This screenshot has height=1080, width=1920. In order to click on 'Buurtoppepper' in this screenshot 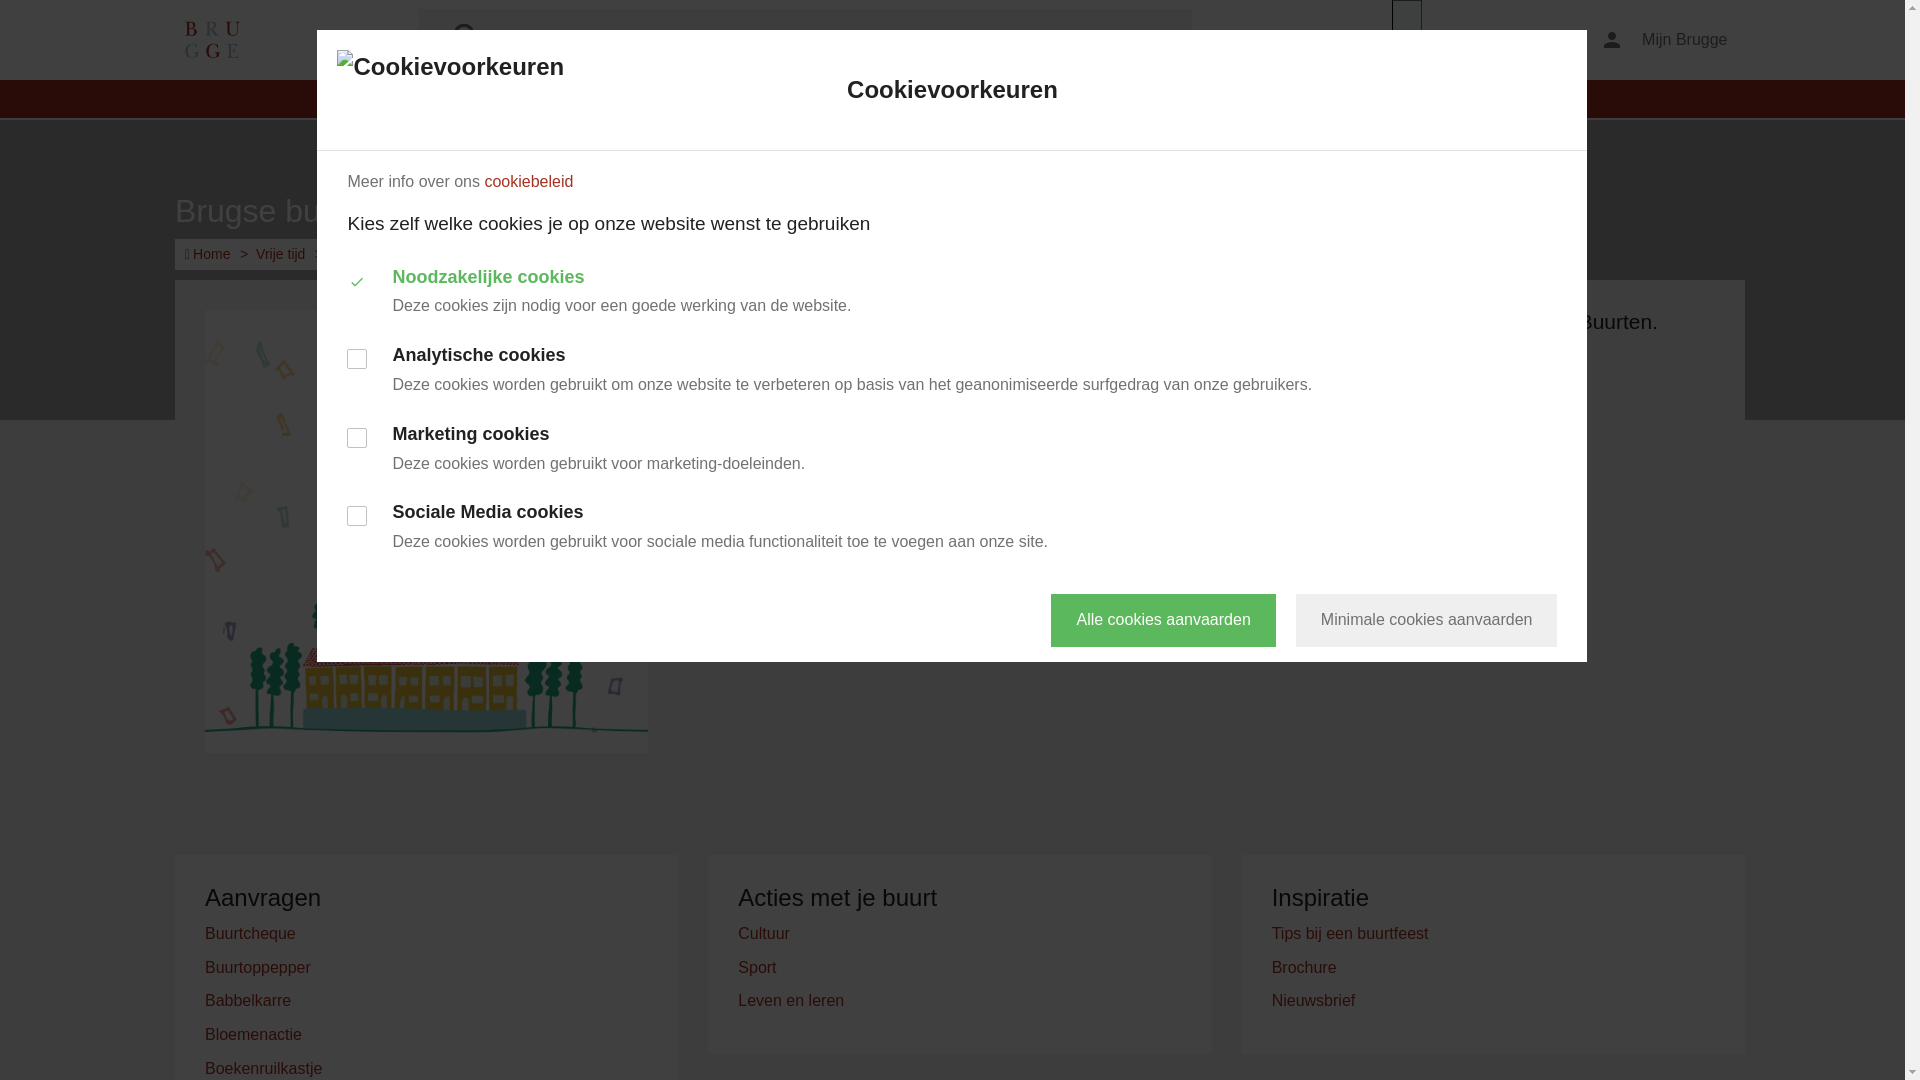, I will do `click(257, 966)`.